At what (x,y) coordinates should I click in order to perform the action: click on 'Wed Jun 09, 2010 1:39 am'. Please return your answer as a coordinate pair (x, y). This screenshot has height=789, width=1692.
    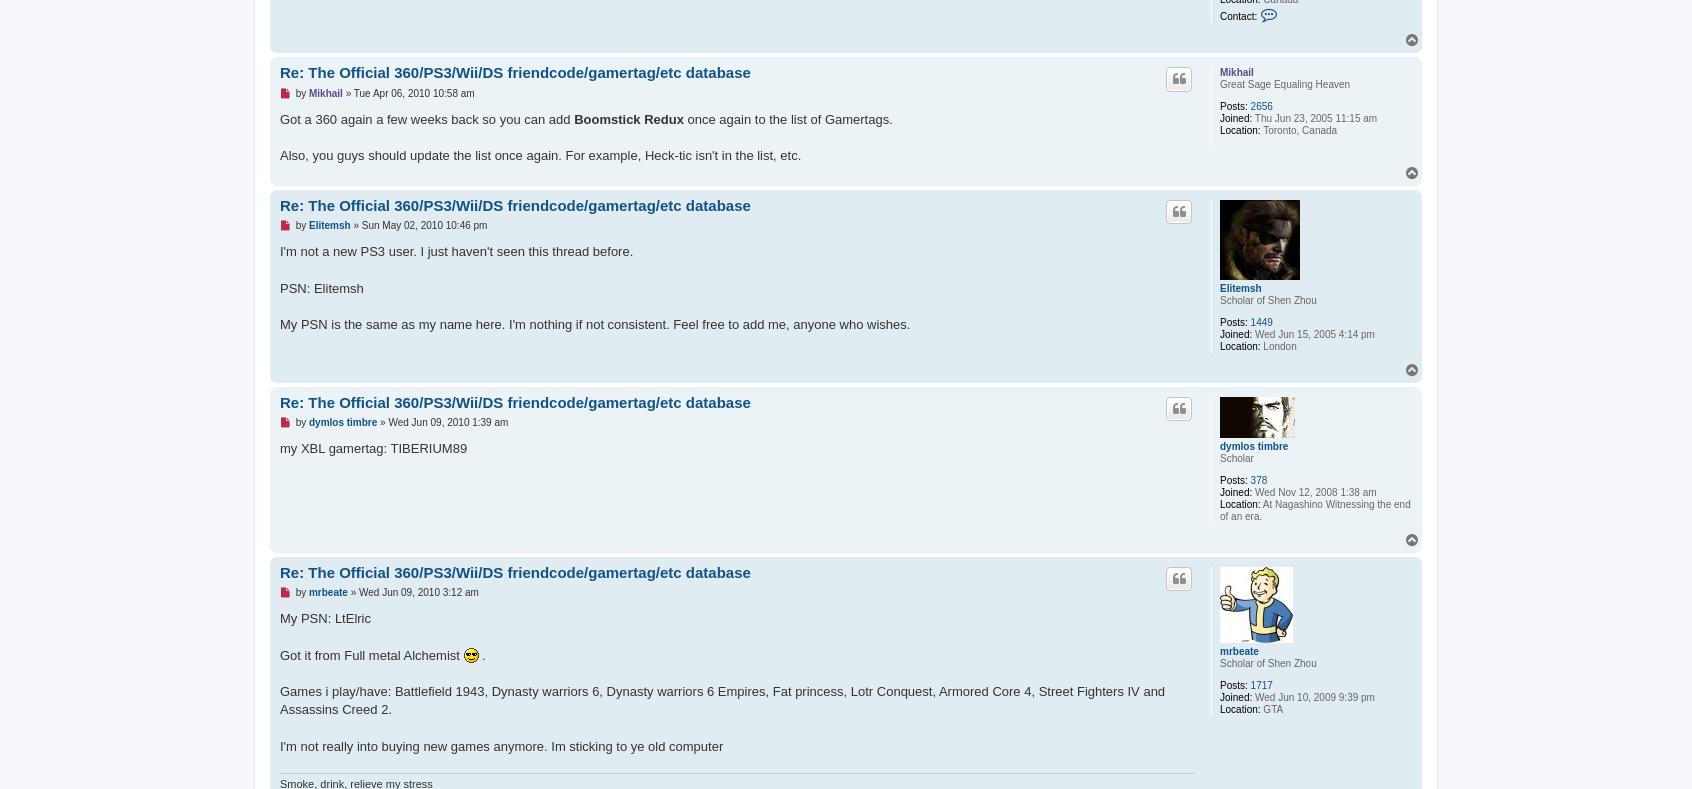
    Looking at the image, I should click on (447, 422).